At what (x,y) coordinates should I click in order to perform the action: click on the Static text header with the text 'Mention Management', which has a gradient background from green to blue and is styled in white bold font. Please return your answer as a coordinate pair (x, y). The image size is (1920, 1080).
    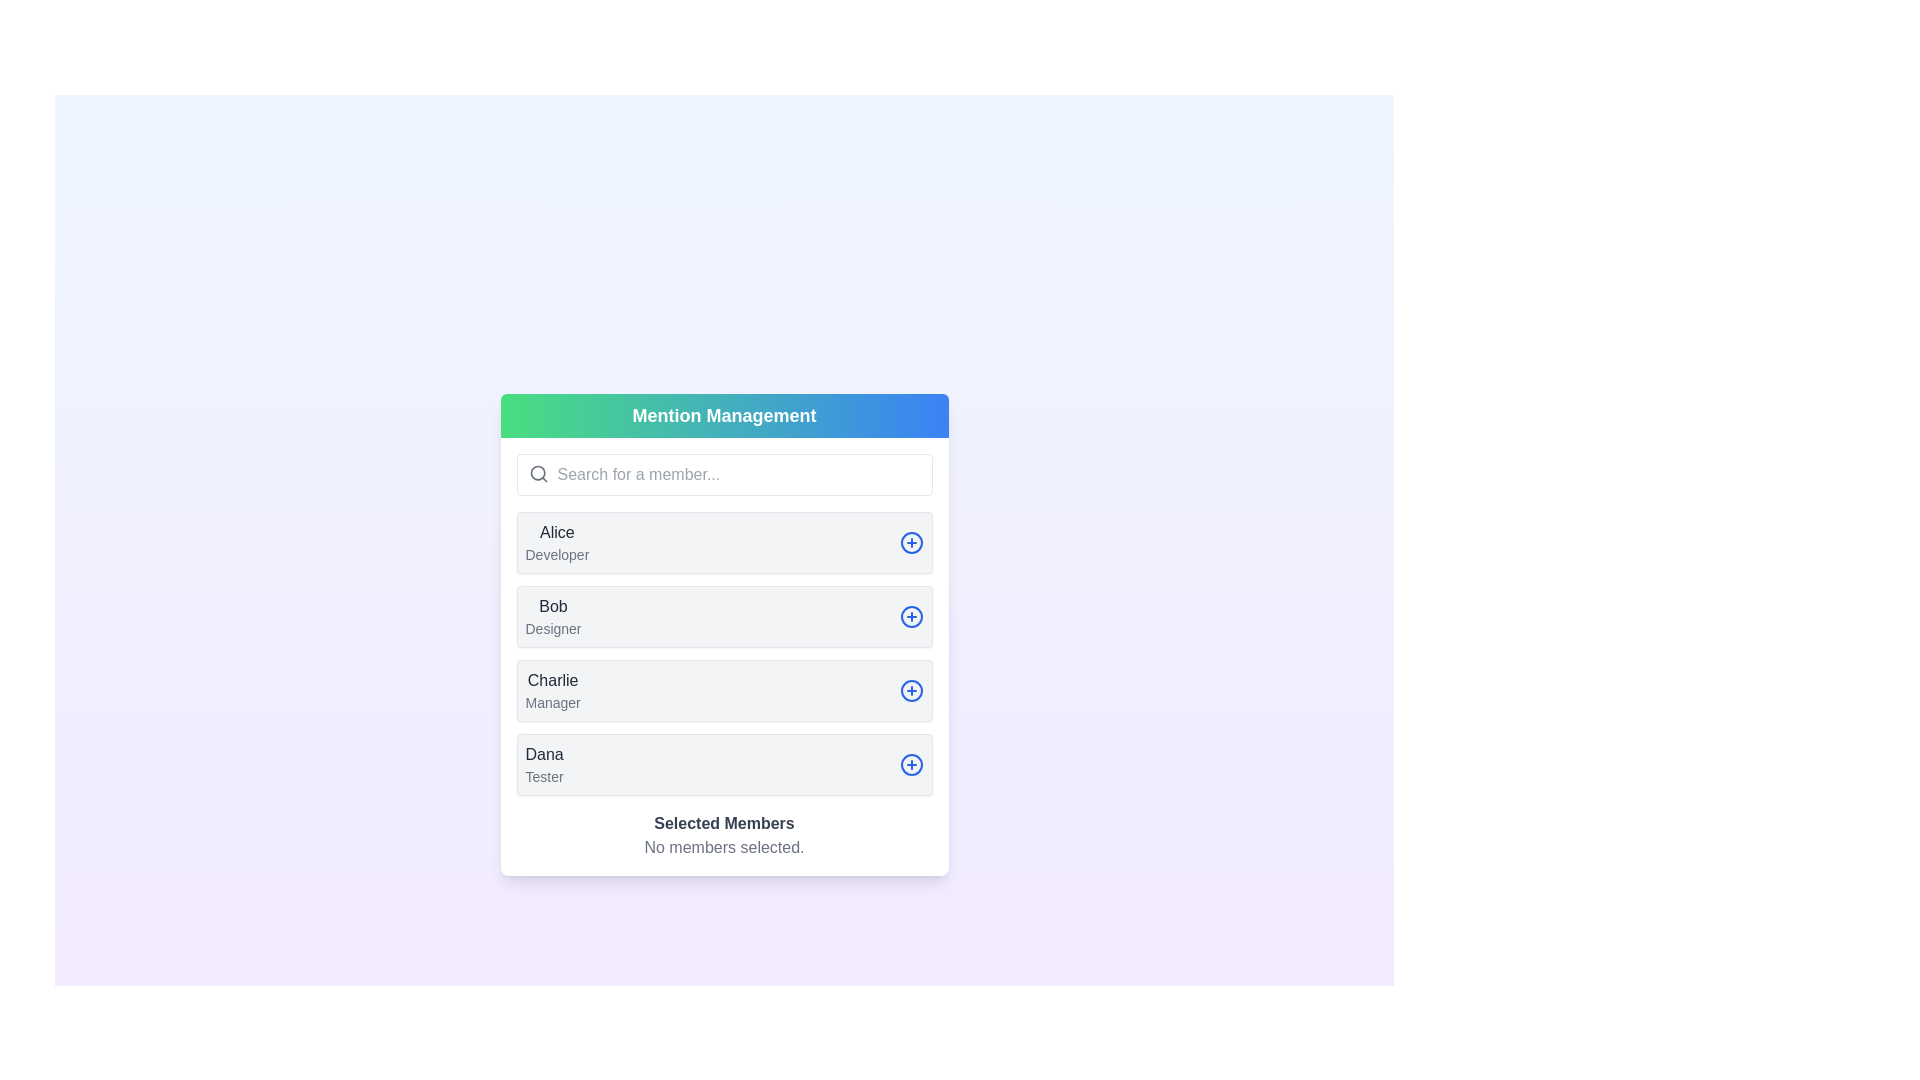
    Looking at the image, I should click on (723, 415).